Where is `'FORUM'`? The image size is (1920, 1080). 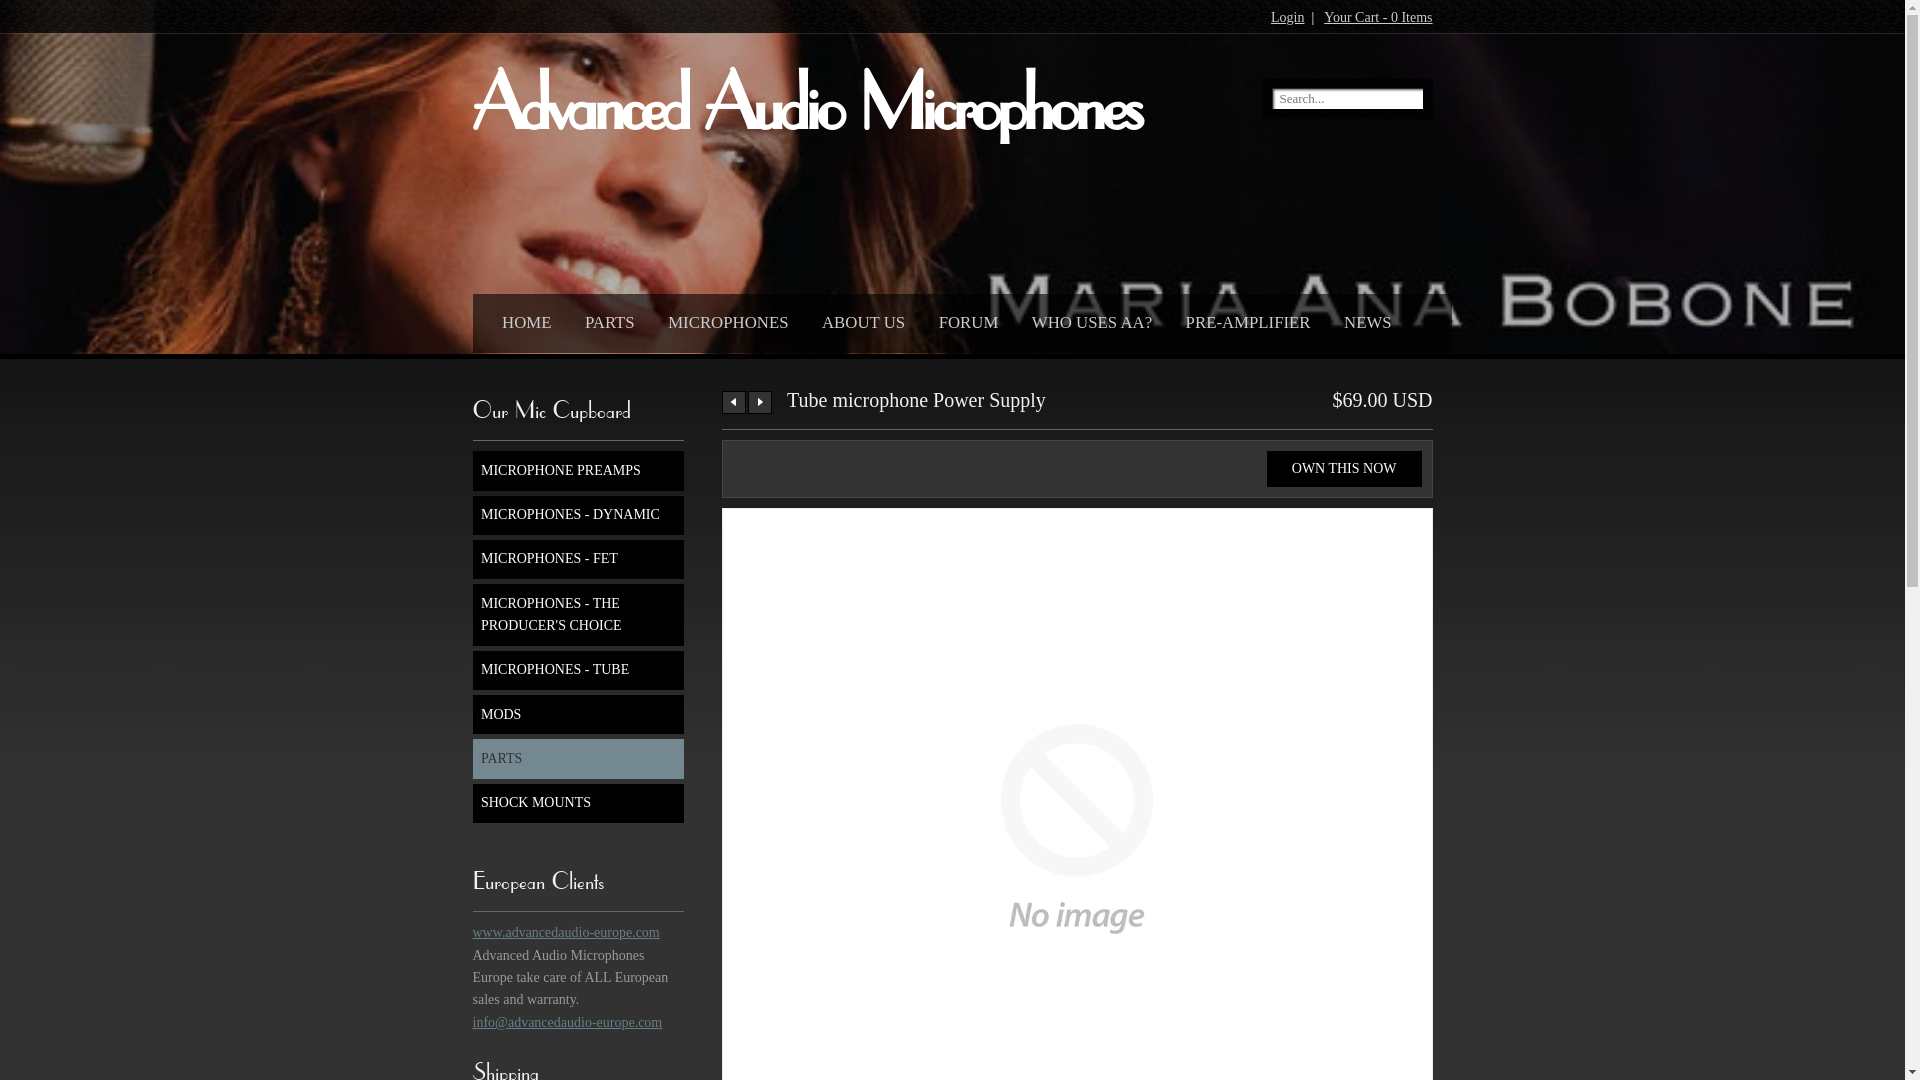 'FORUM' is located at coordinates (964, 318).